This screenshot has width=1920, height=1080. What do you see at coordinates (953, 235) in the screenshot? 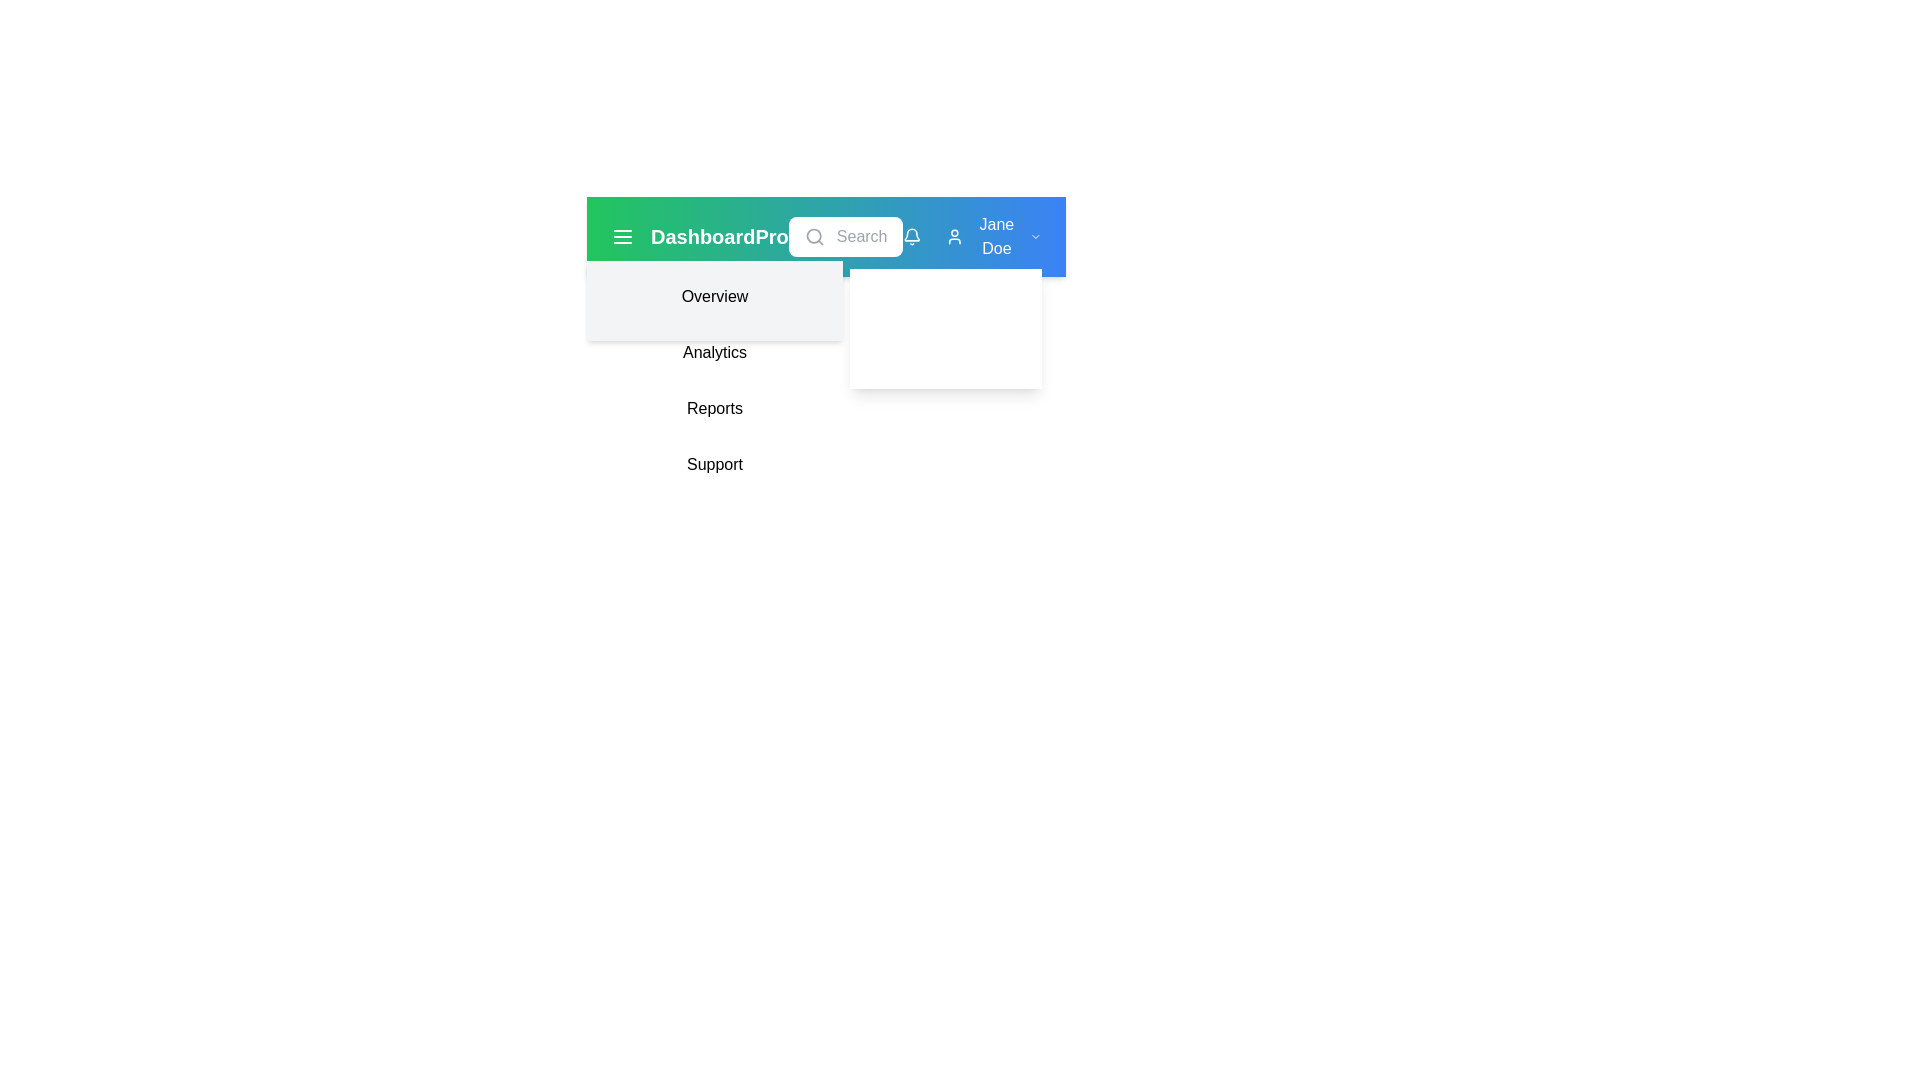
I see `the user icon located at the top right of the interface, adjacent to the text label 'Jane Doe'` at bounding box center [953, 235].